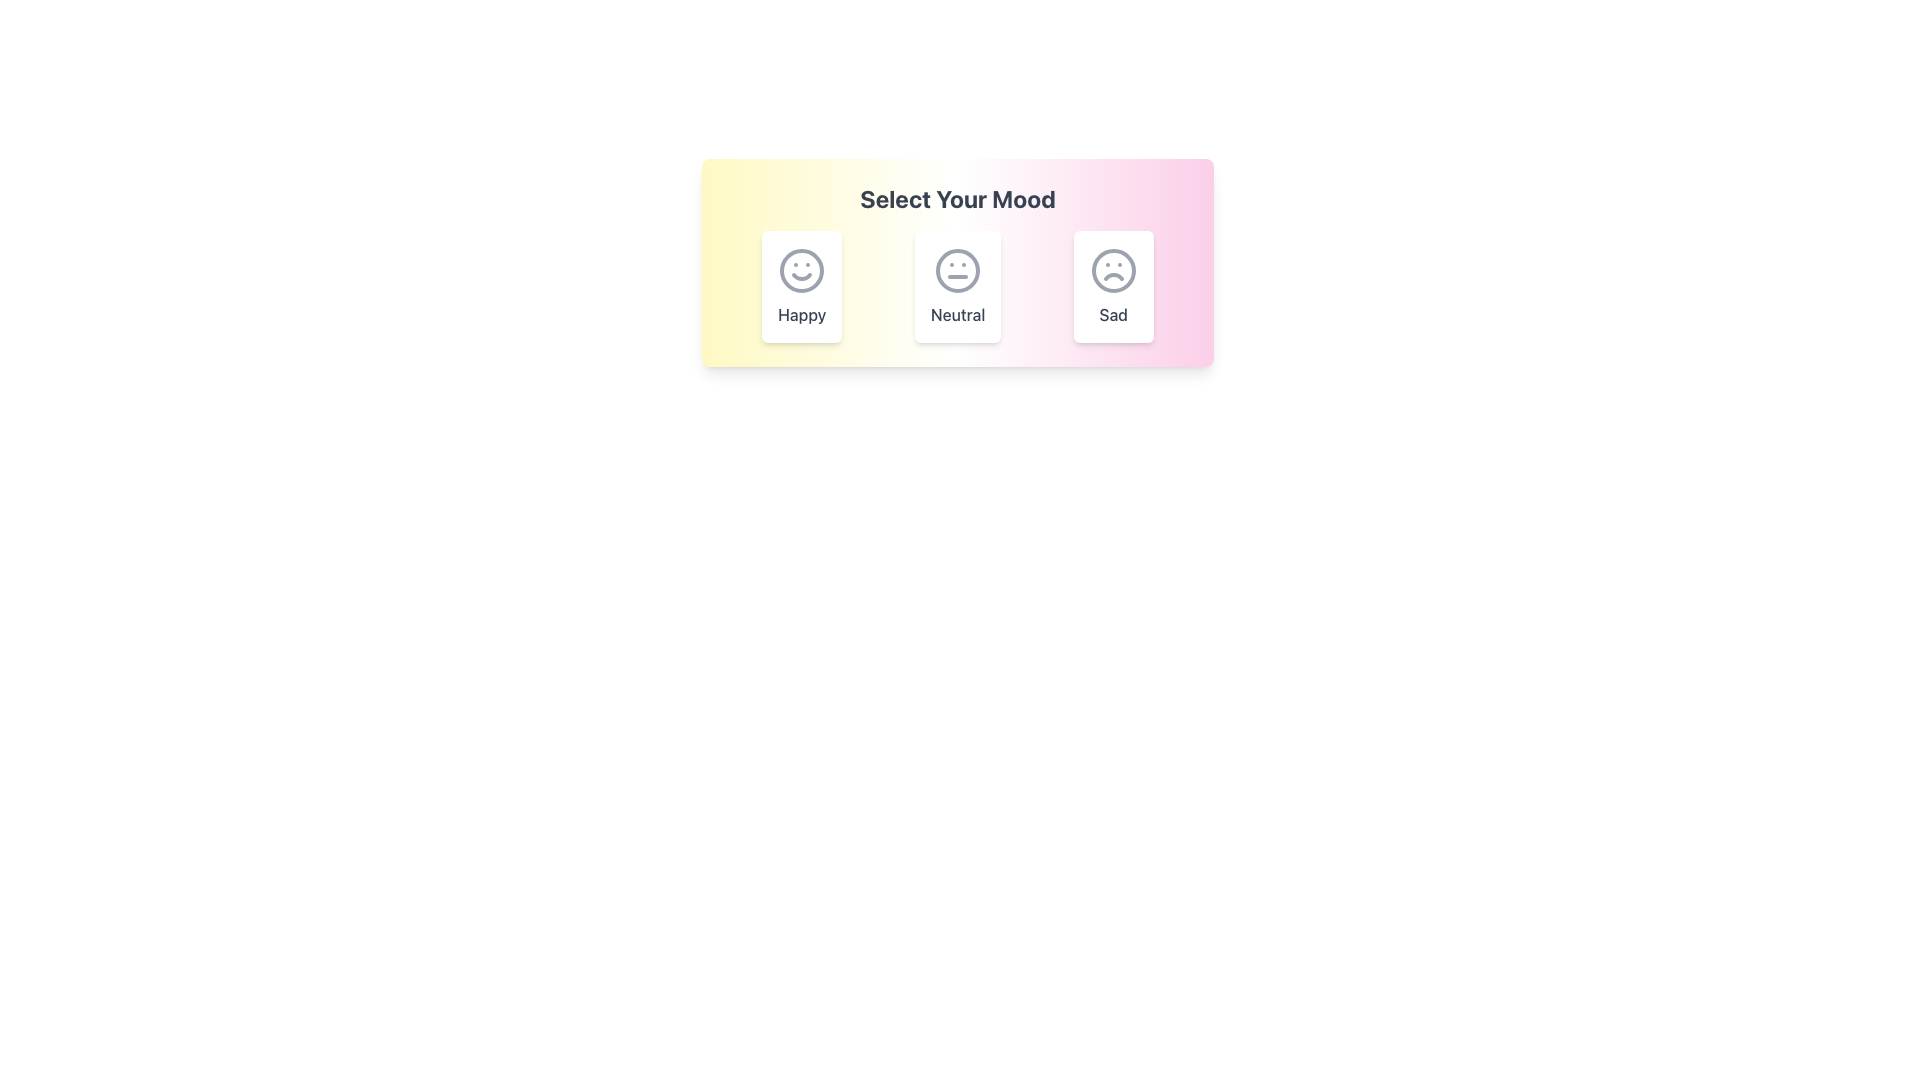 The width and height of the screenshot is (1920, 1080). I want to click on the 'Neutral' emotion icon in the mood selection interface, so click(957, 270).